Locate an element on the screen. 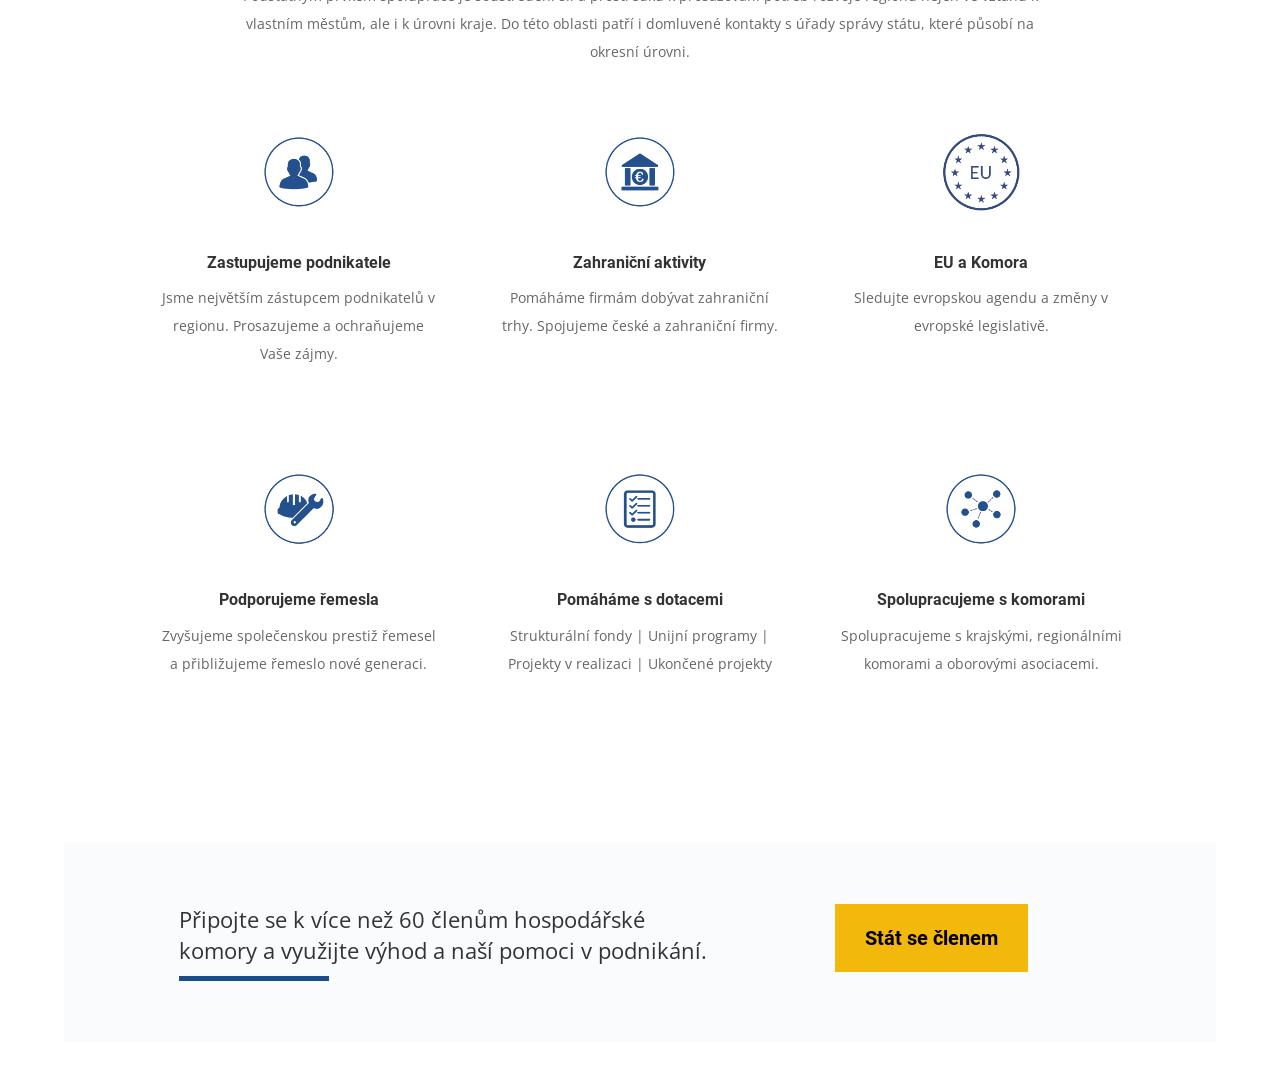  'EU a Komora' is located at coordinates (980, 261).